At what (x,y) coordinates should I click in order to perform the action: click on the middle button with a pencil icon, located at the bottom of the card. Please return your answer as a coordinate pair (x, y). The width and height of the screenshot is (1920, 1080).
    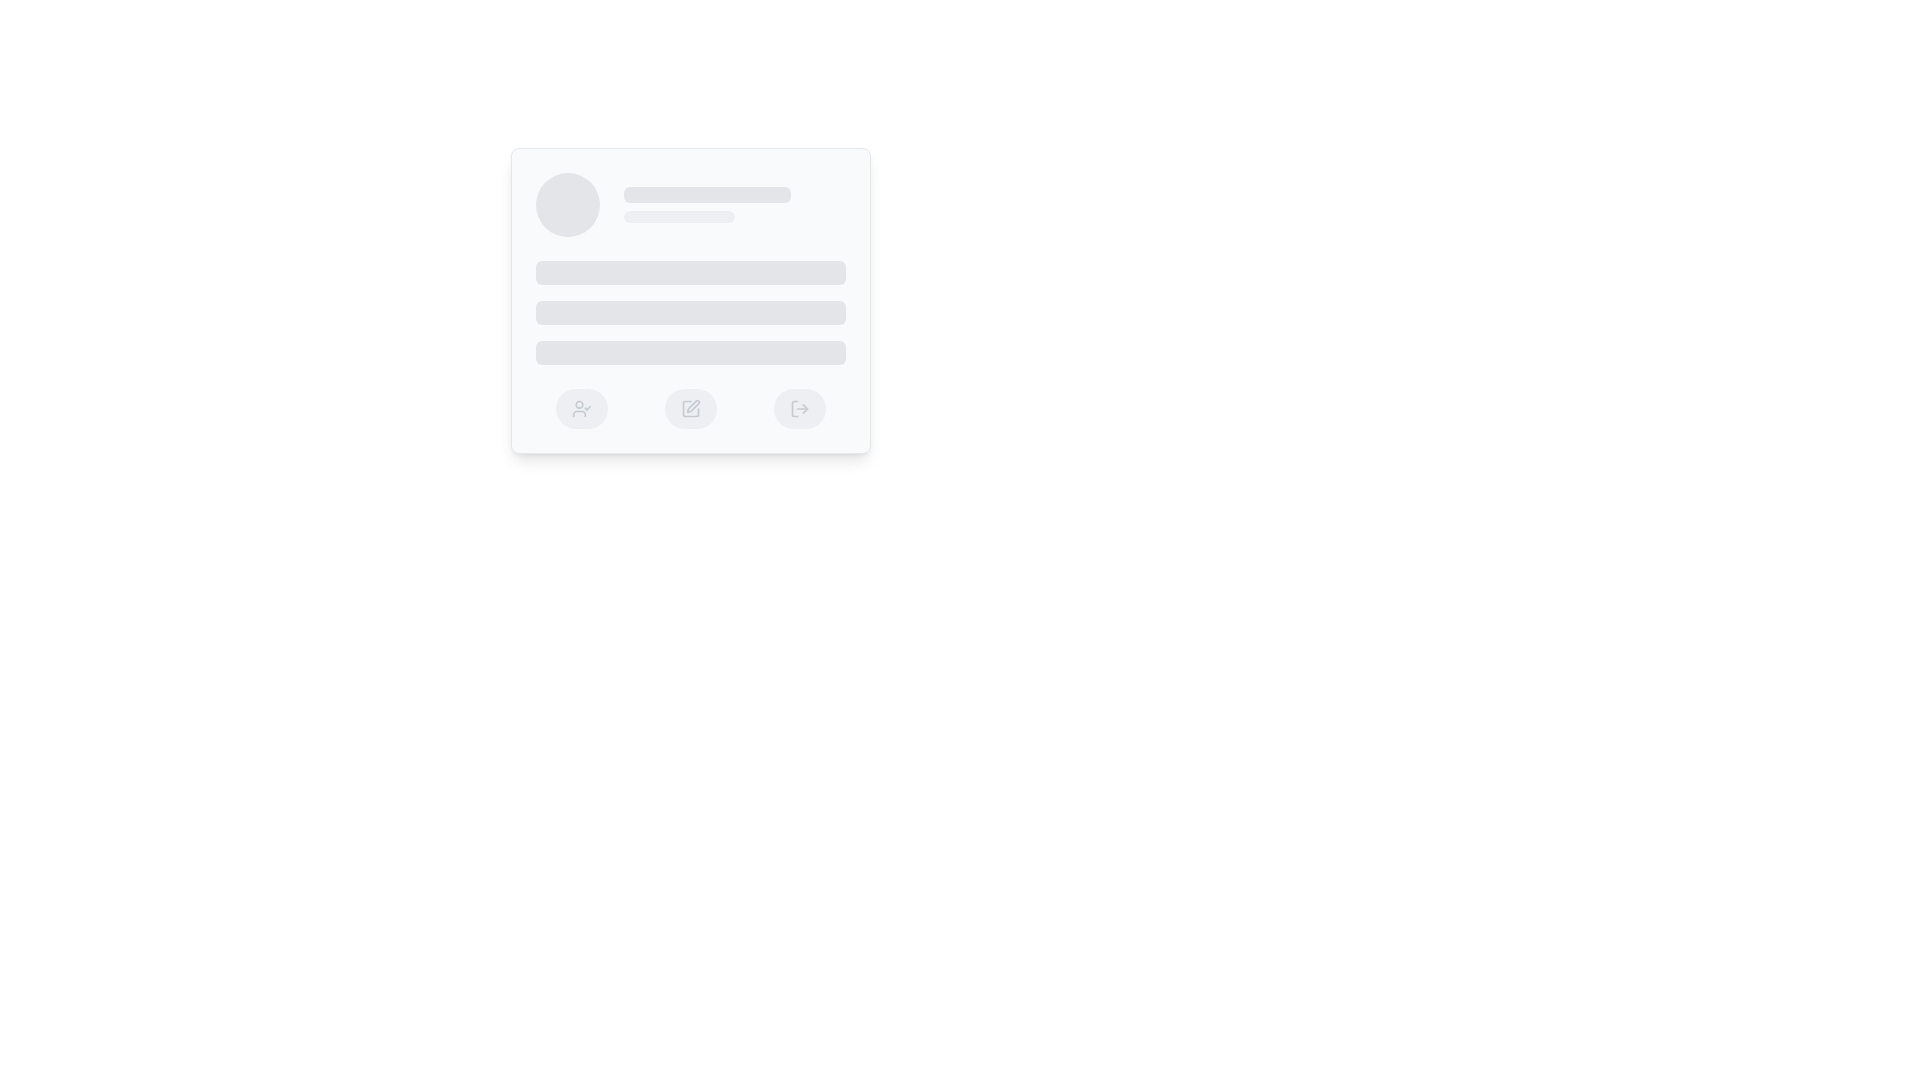
    Looking at the image, I should click on (691, 407).